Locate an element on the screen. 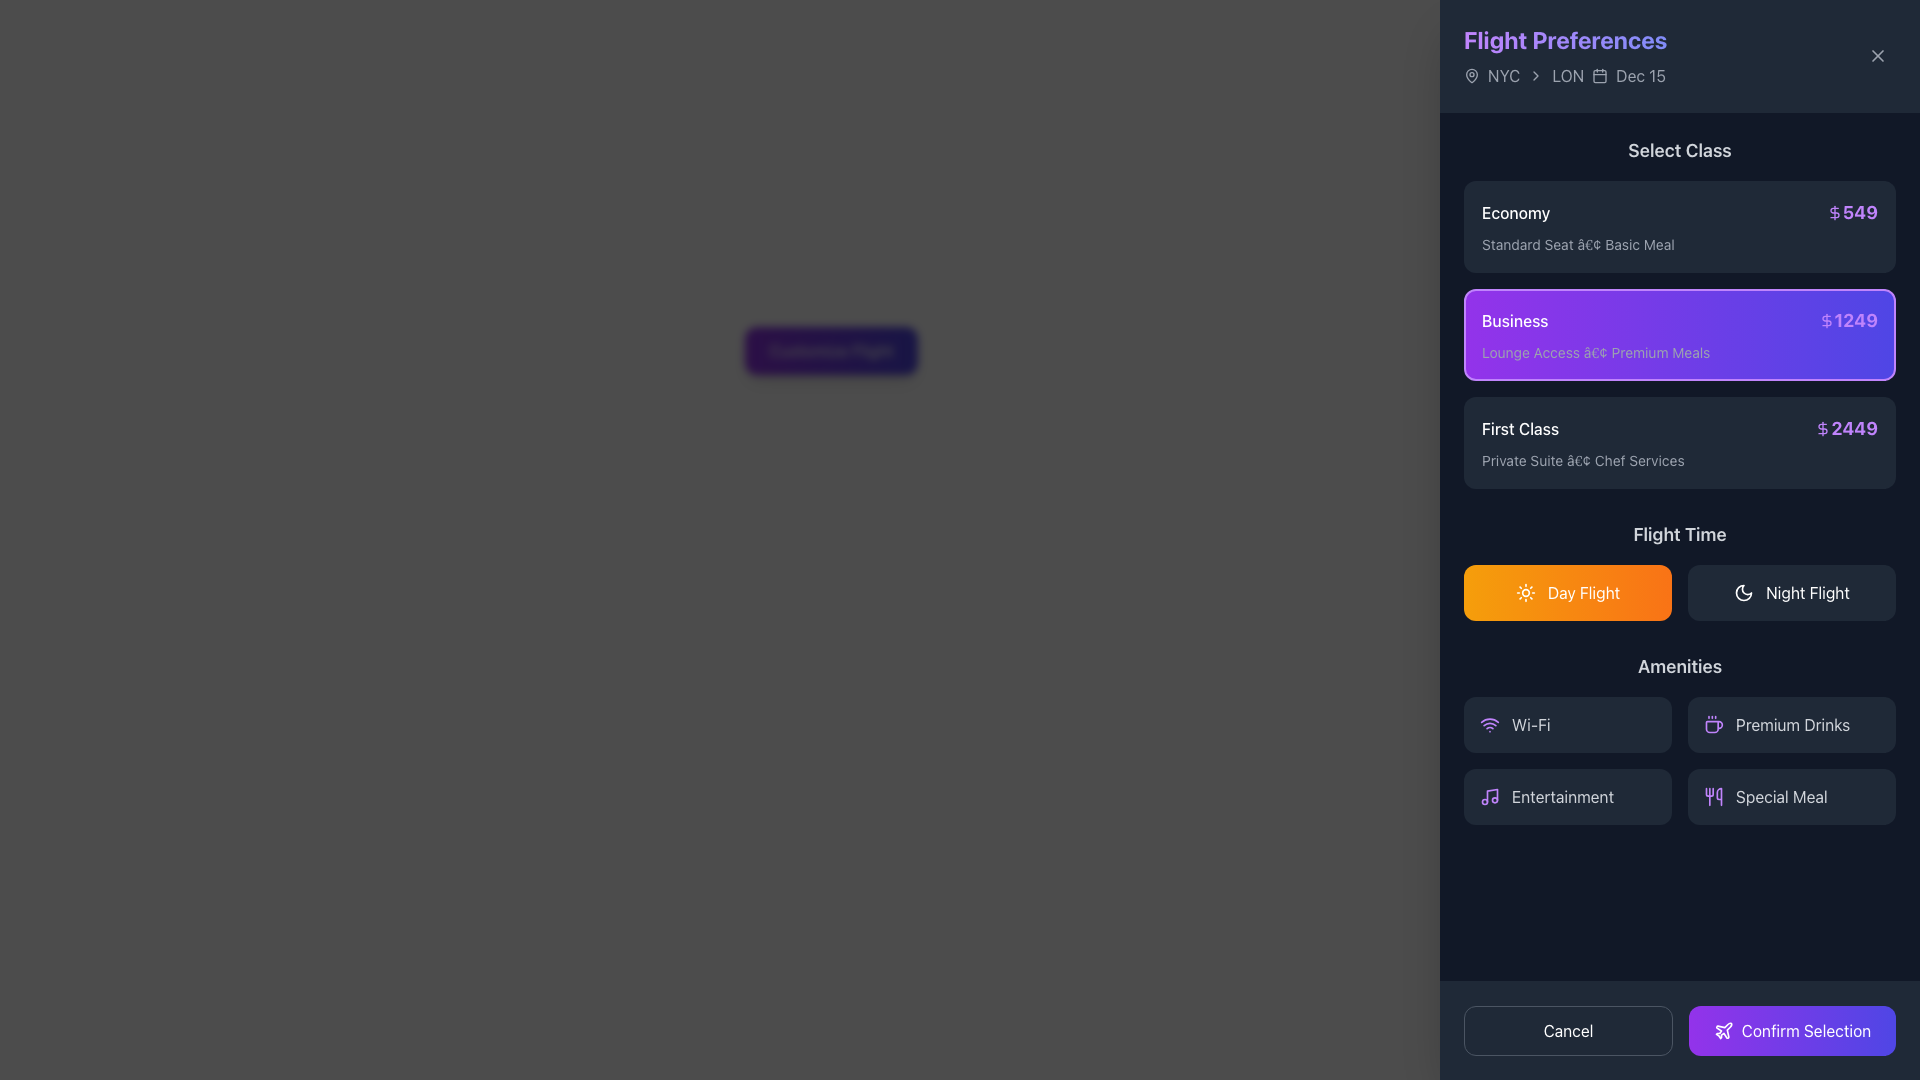  the 'Economy' text label located at the top of the 'Select Class' section, positioned to the left of the price indicator '$549' is located at coordinates (1516, 212).